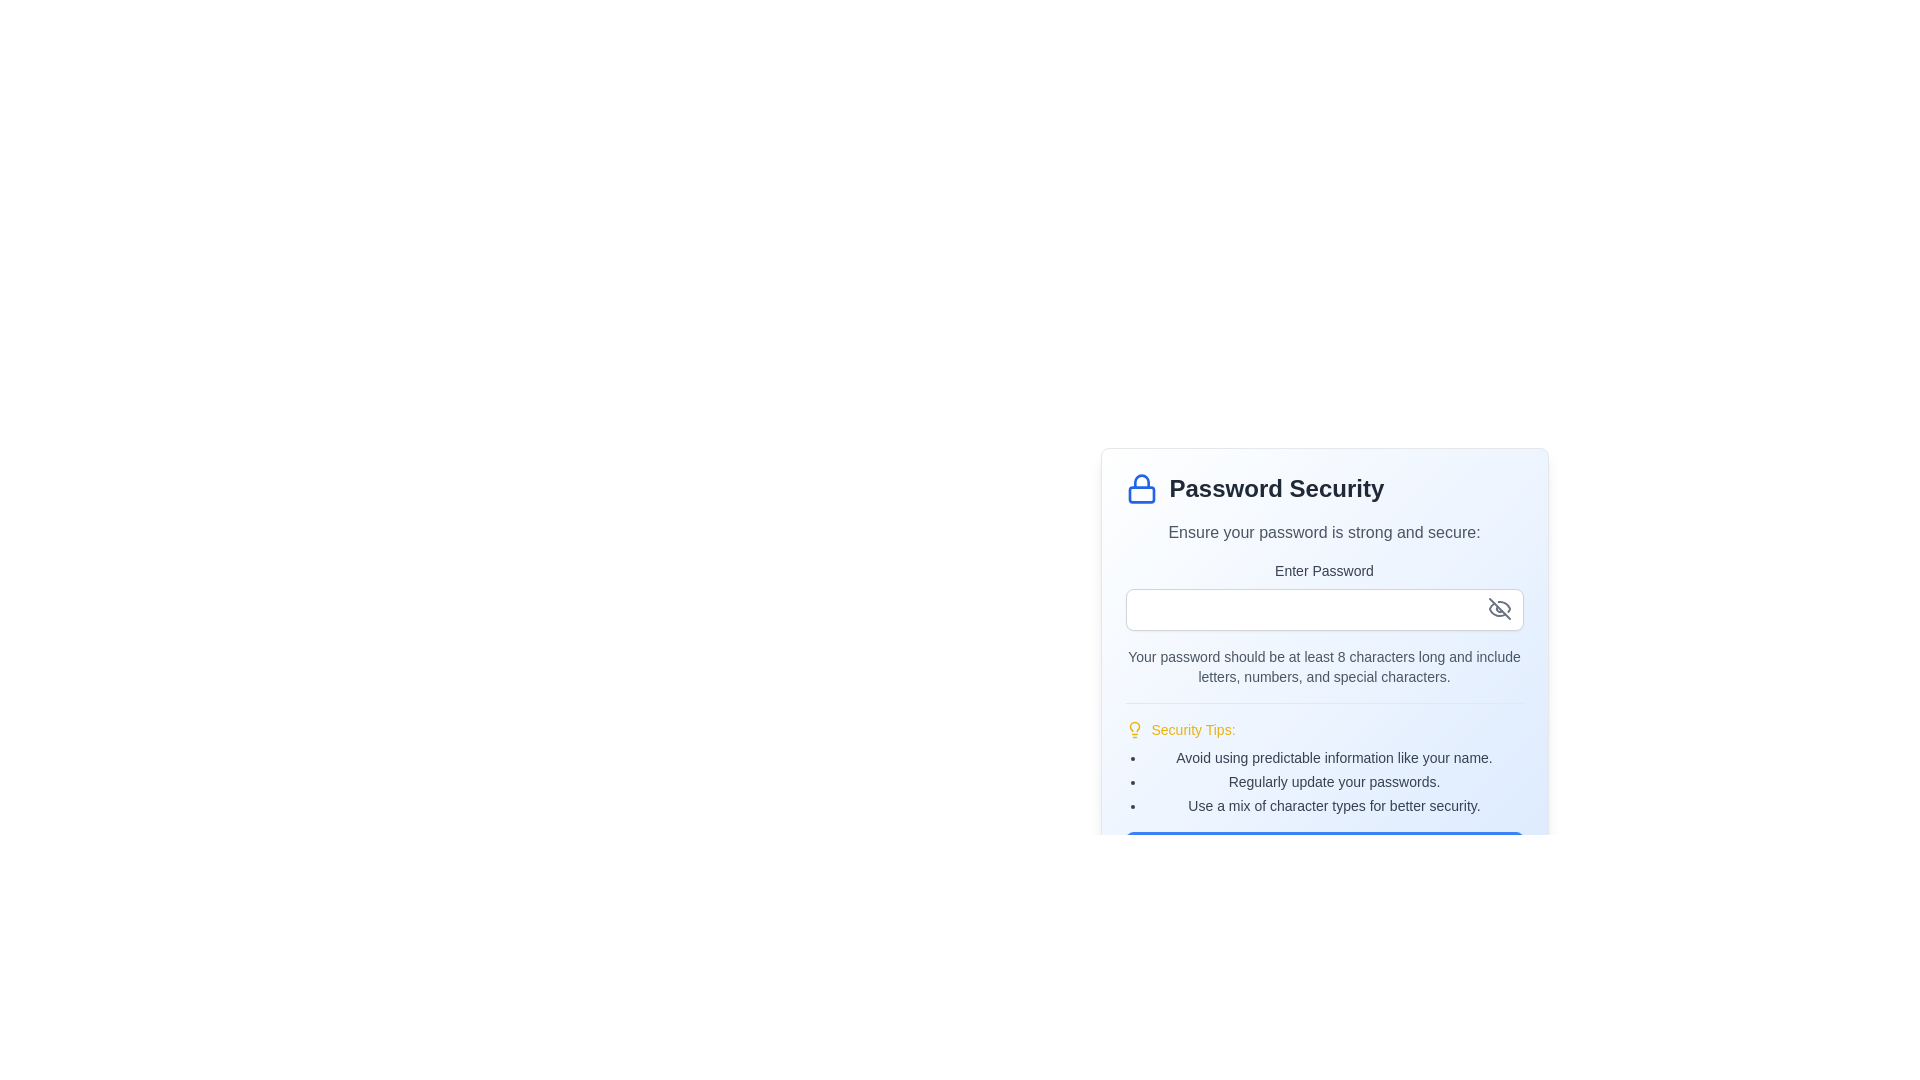  I want to click on text from the Unordered List located under the 'Security Tips:' section in the 'Password Security' panel, which contains three entries styled with bullet points, so click(1324, 781).